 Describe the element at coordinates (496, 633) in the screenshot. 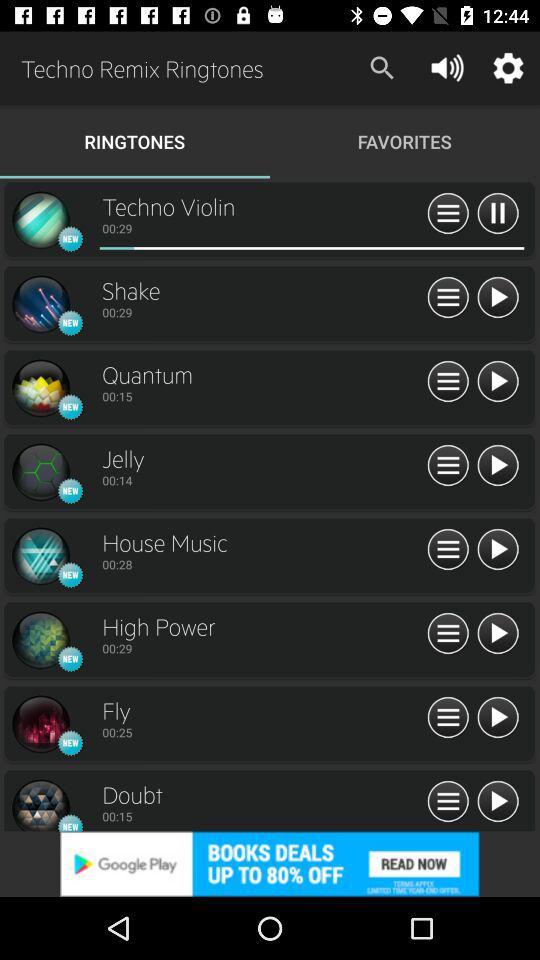

I see `'high power` at that location.